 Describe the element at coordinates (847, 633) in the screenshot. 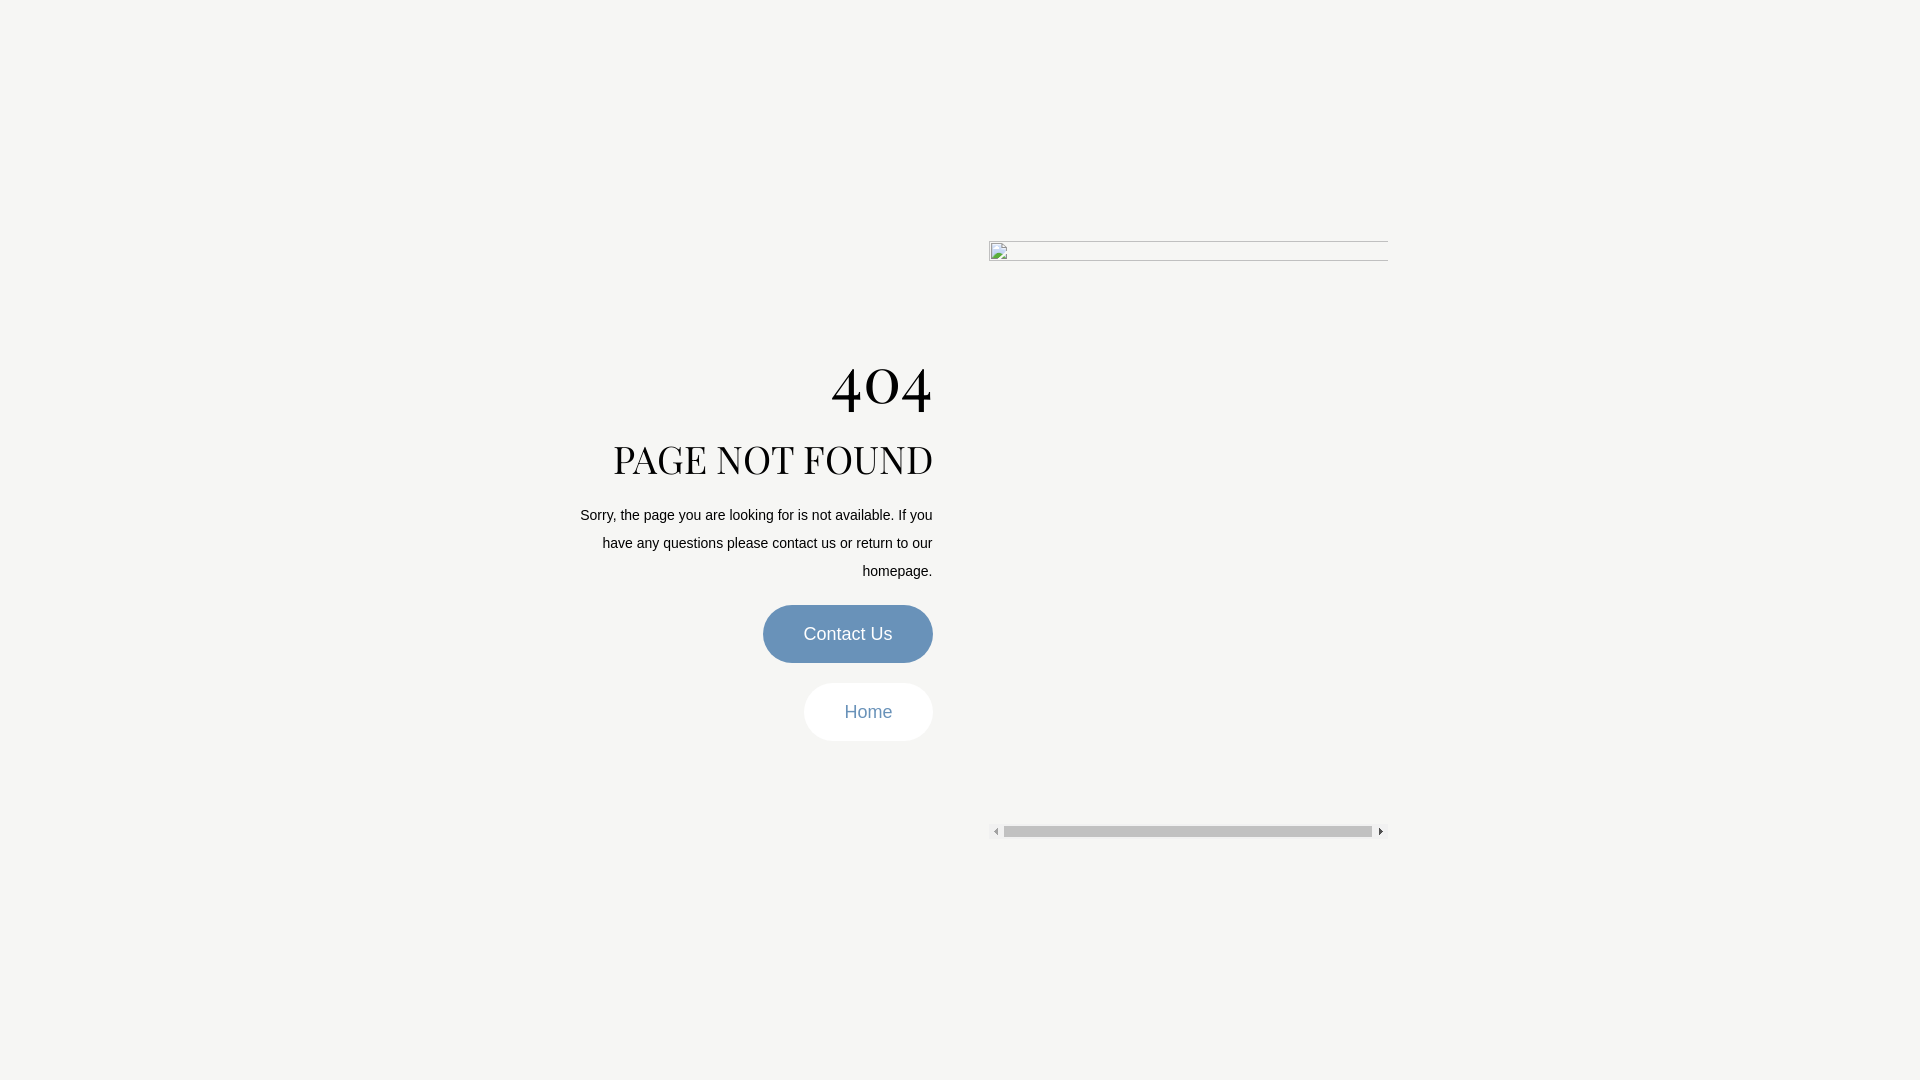

I see `'Contact Us'` at that location.